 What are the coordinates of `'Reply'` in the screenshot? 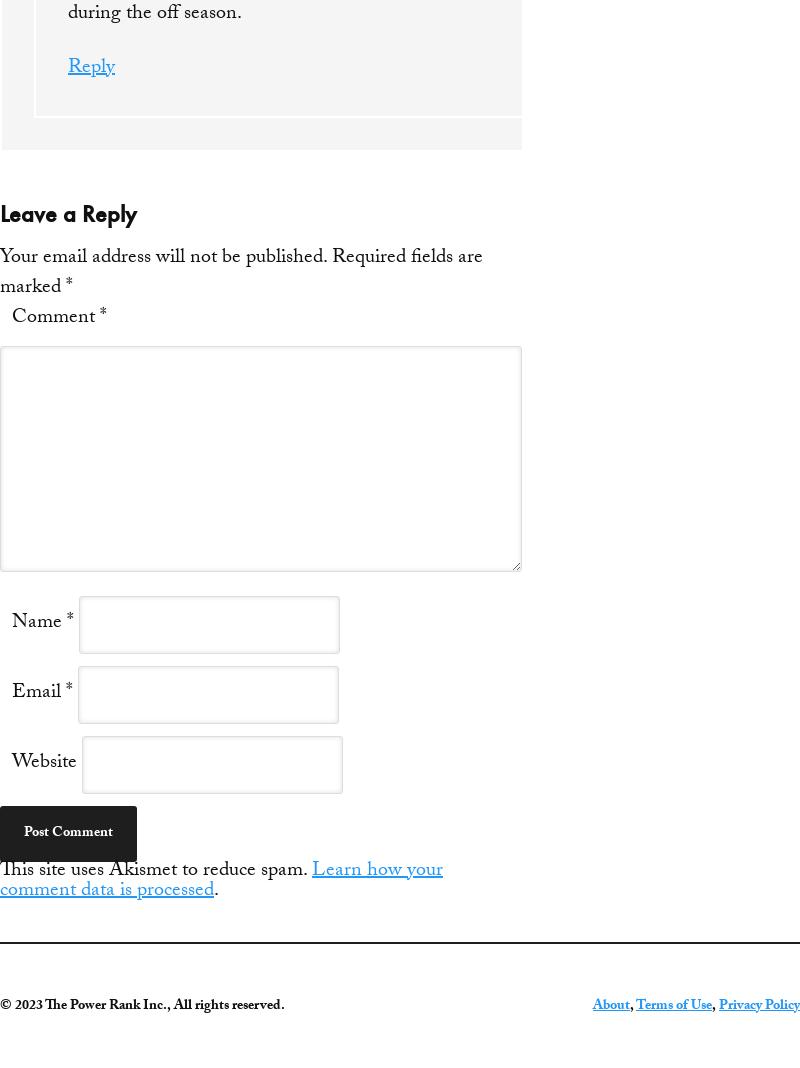 It's located at (91, 67).